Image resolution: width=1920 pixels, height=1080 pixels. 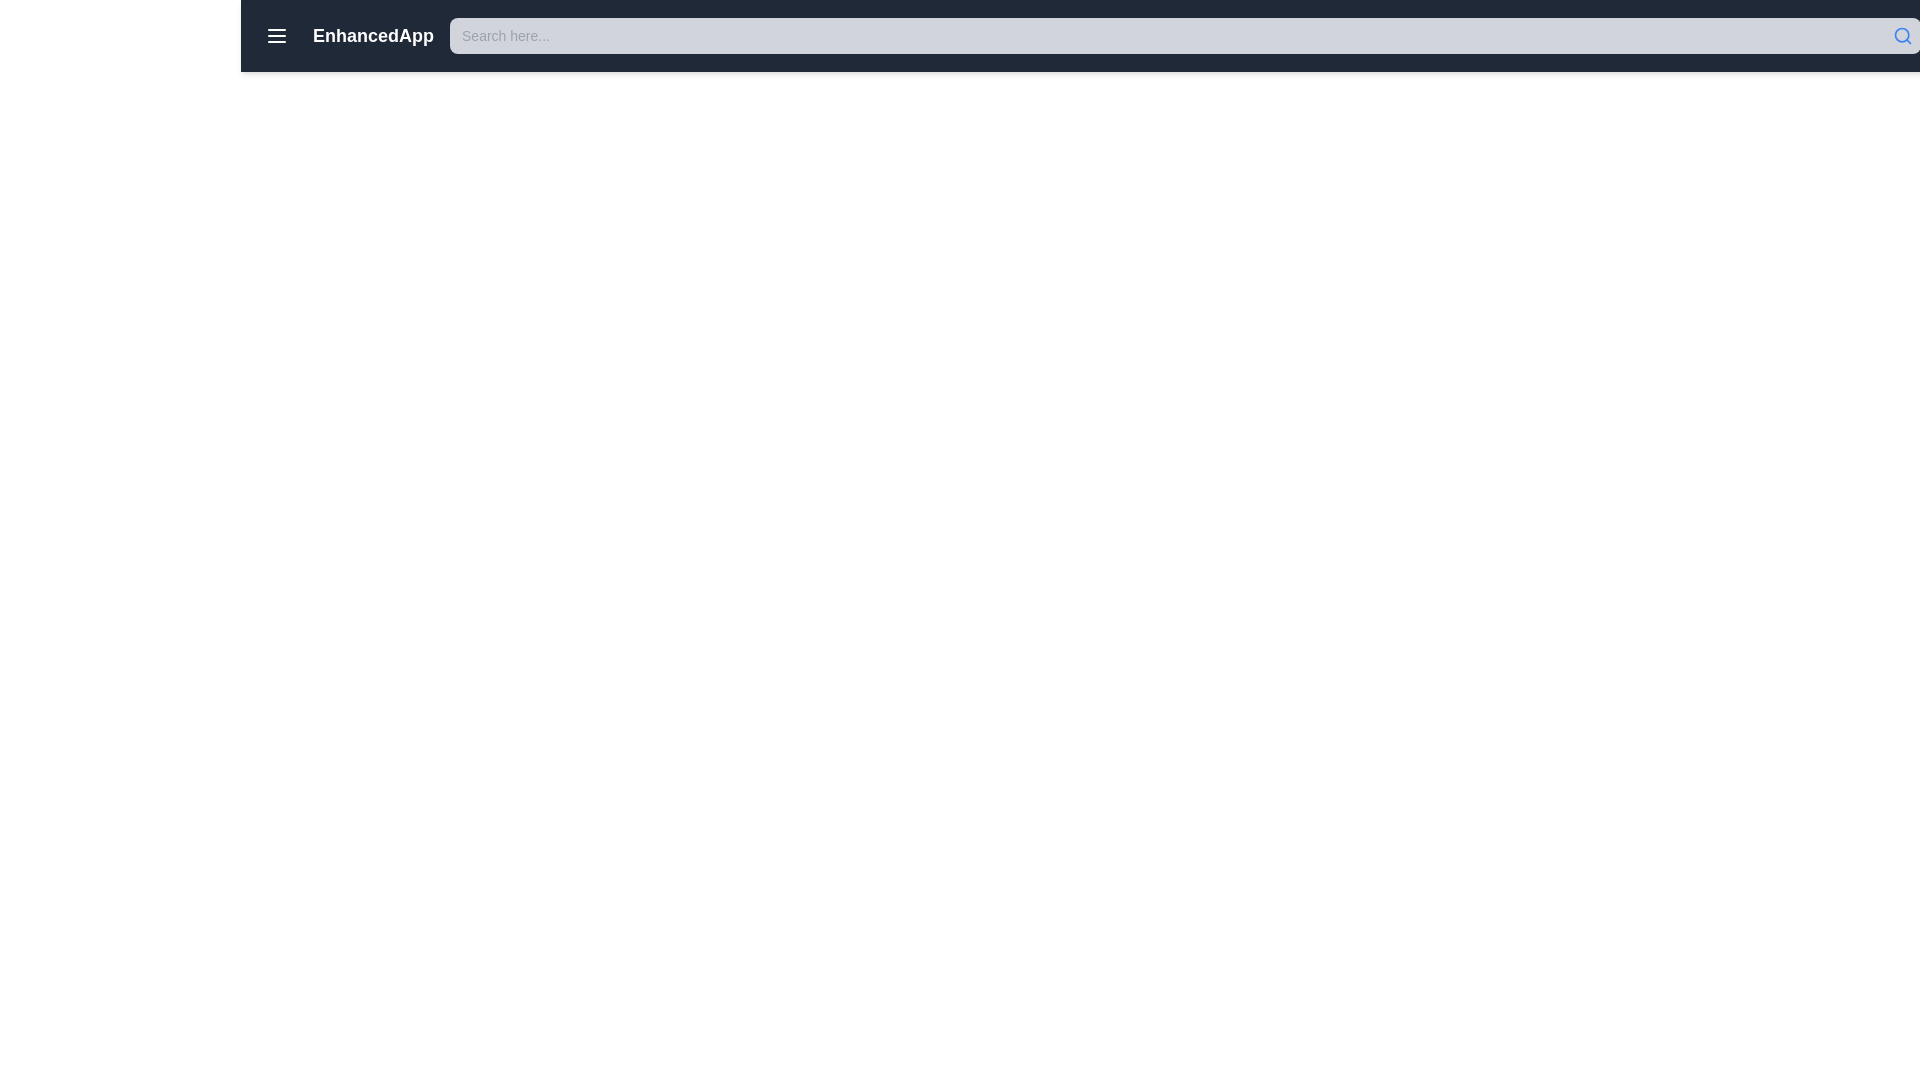 What do you see at coordinates (1901, 35) in the screenshot?
I see `the decorative Circle element that is part of the search icon located in the top right corner of the interface` at bounding box center [1901, 35].